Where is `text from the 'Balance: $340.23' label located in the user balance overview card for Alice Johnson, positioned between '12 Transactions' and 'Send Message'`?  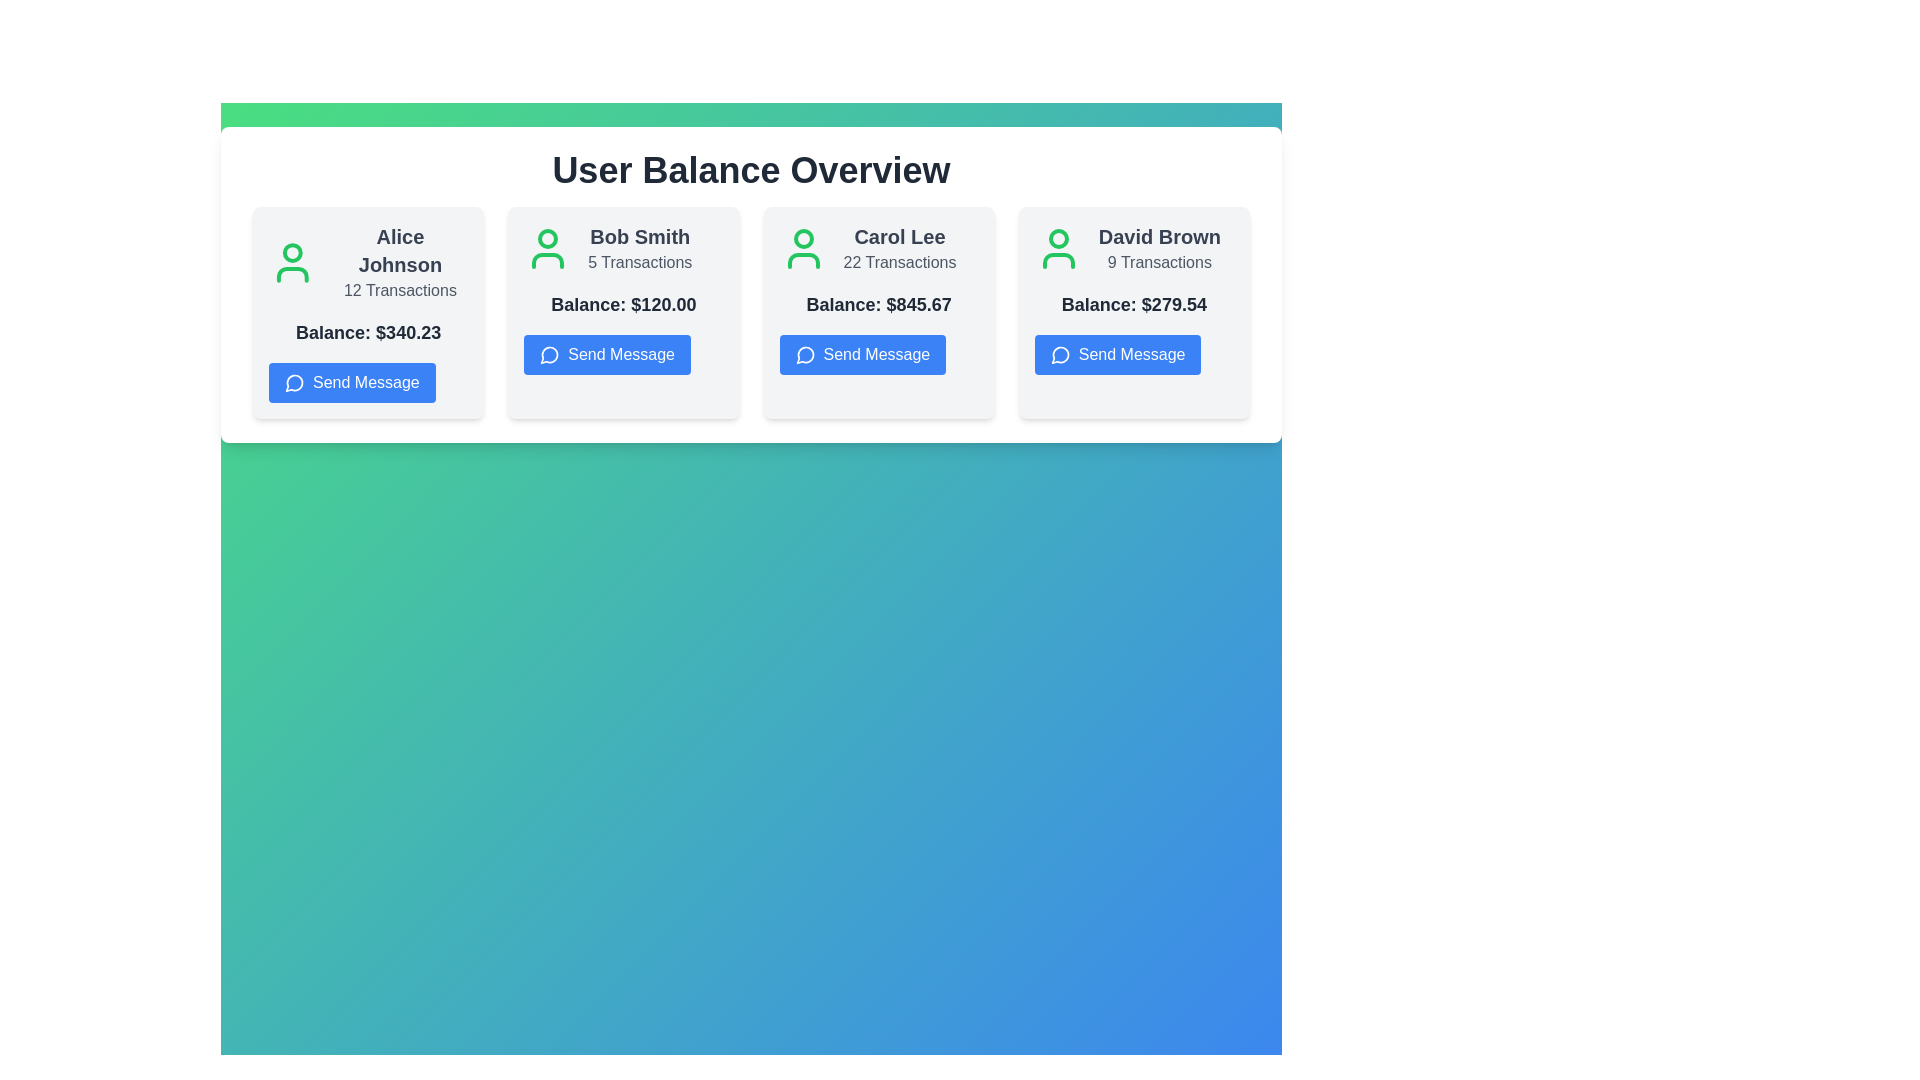 text from the 'Balance: $340.23' label located in the user balance overview card for Alice Johnson, positioned between '12 Transactions' and 'Send Message' is located at coordinates (368, 331).